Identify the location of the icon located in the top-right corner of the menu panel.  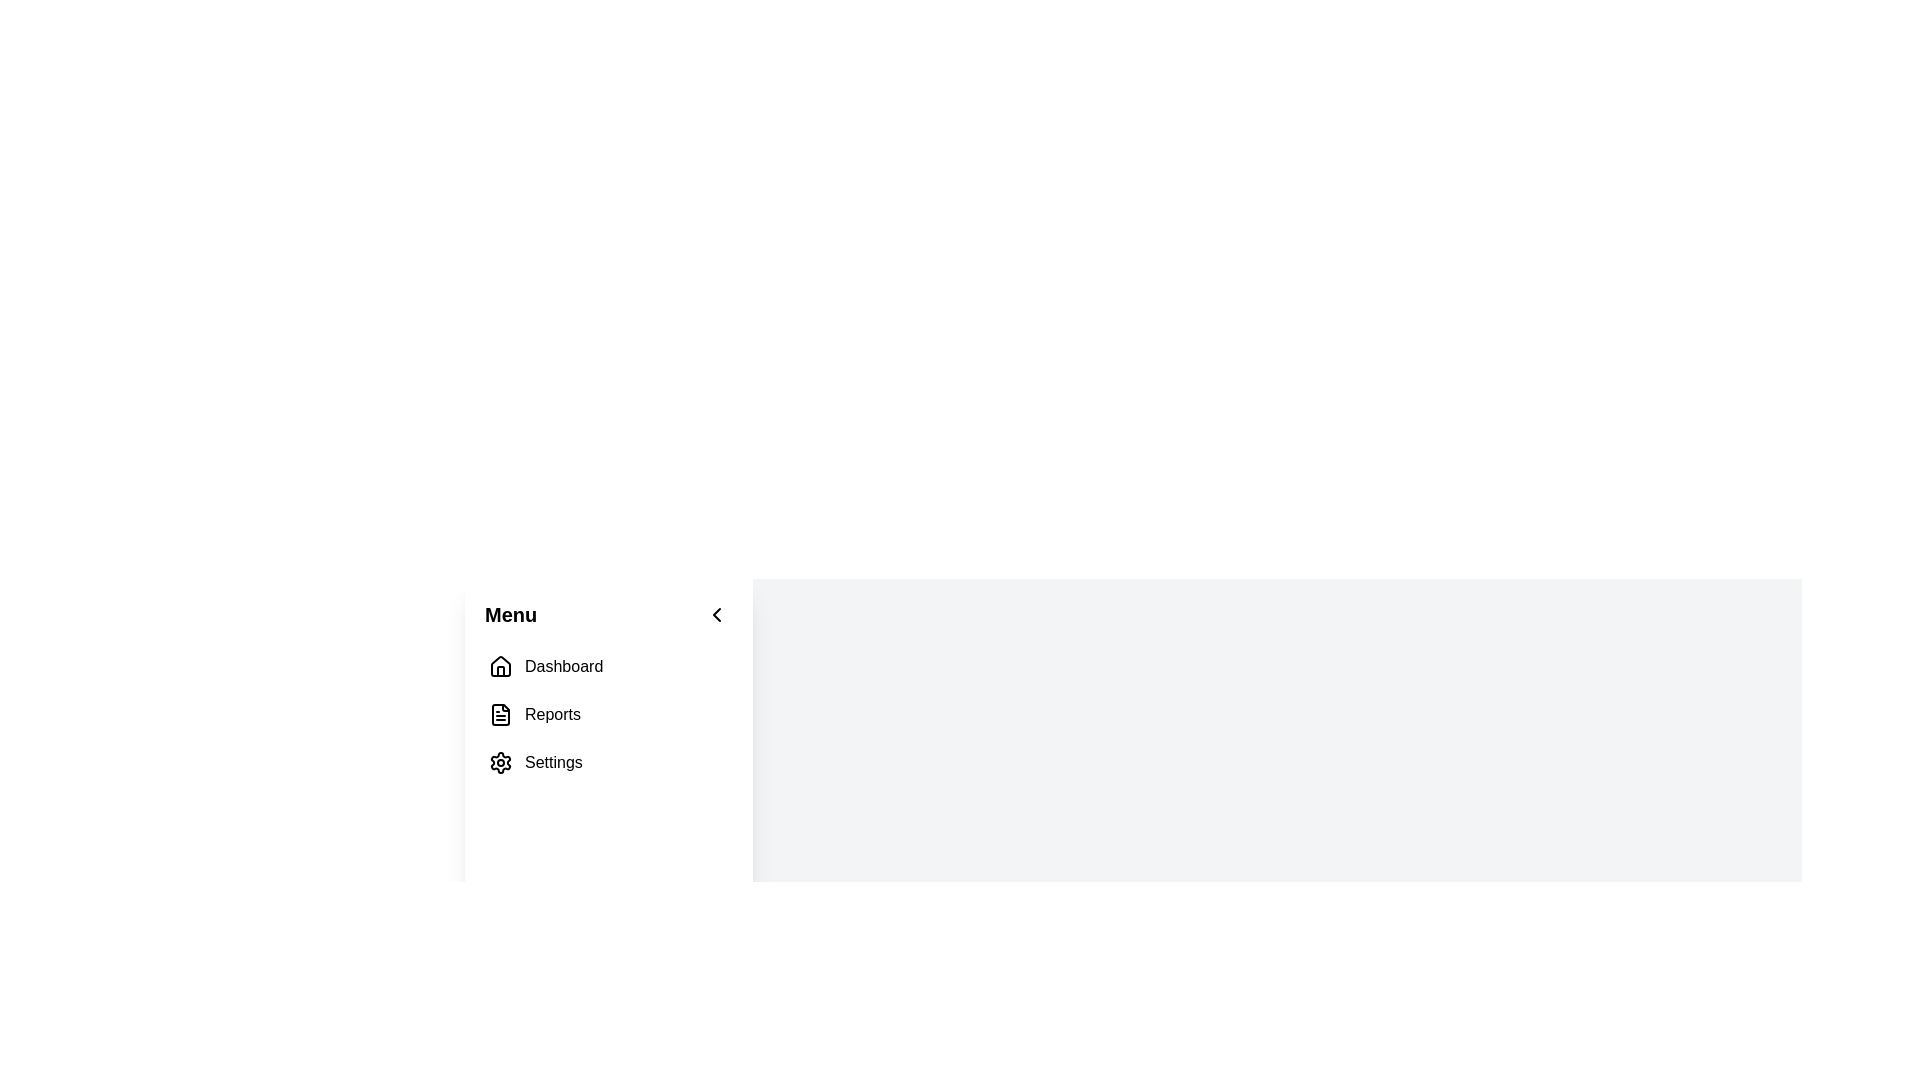
(716, 613).